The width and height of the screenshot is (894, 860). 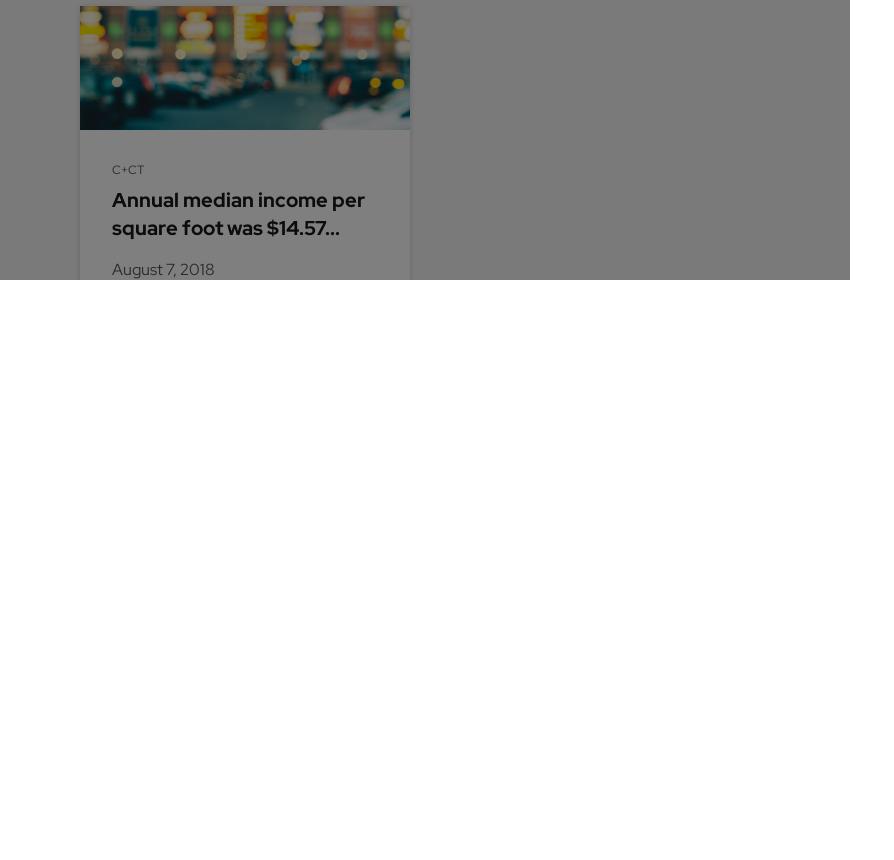 I want to click on 'Follow Us', so click(x=117, y=716).